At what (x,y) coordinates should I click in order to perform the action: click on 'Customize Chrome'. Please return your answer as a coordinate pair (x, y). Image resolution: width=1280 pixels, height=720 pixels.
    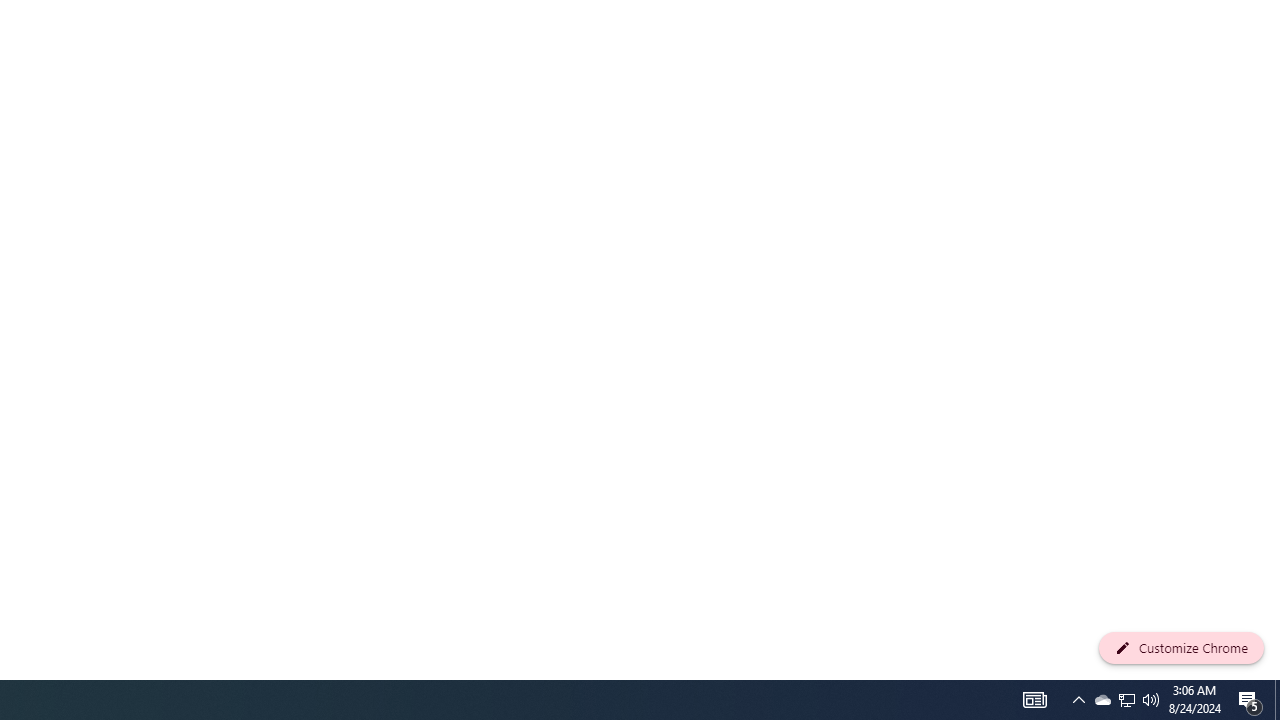
    Looking at the image, I should click on (1181, 648).